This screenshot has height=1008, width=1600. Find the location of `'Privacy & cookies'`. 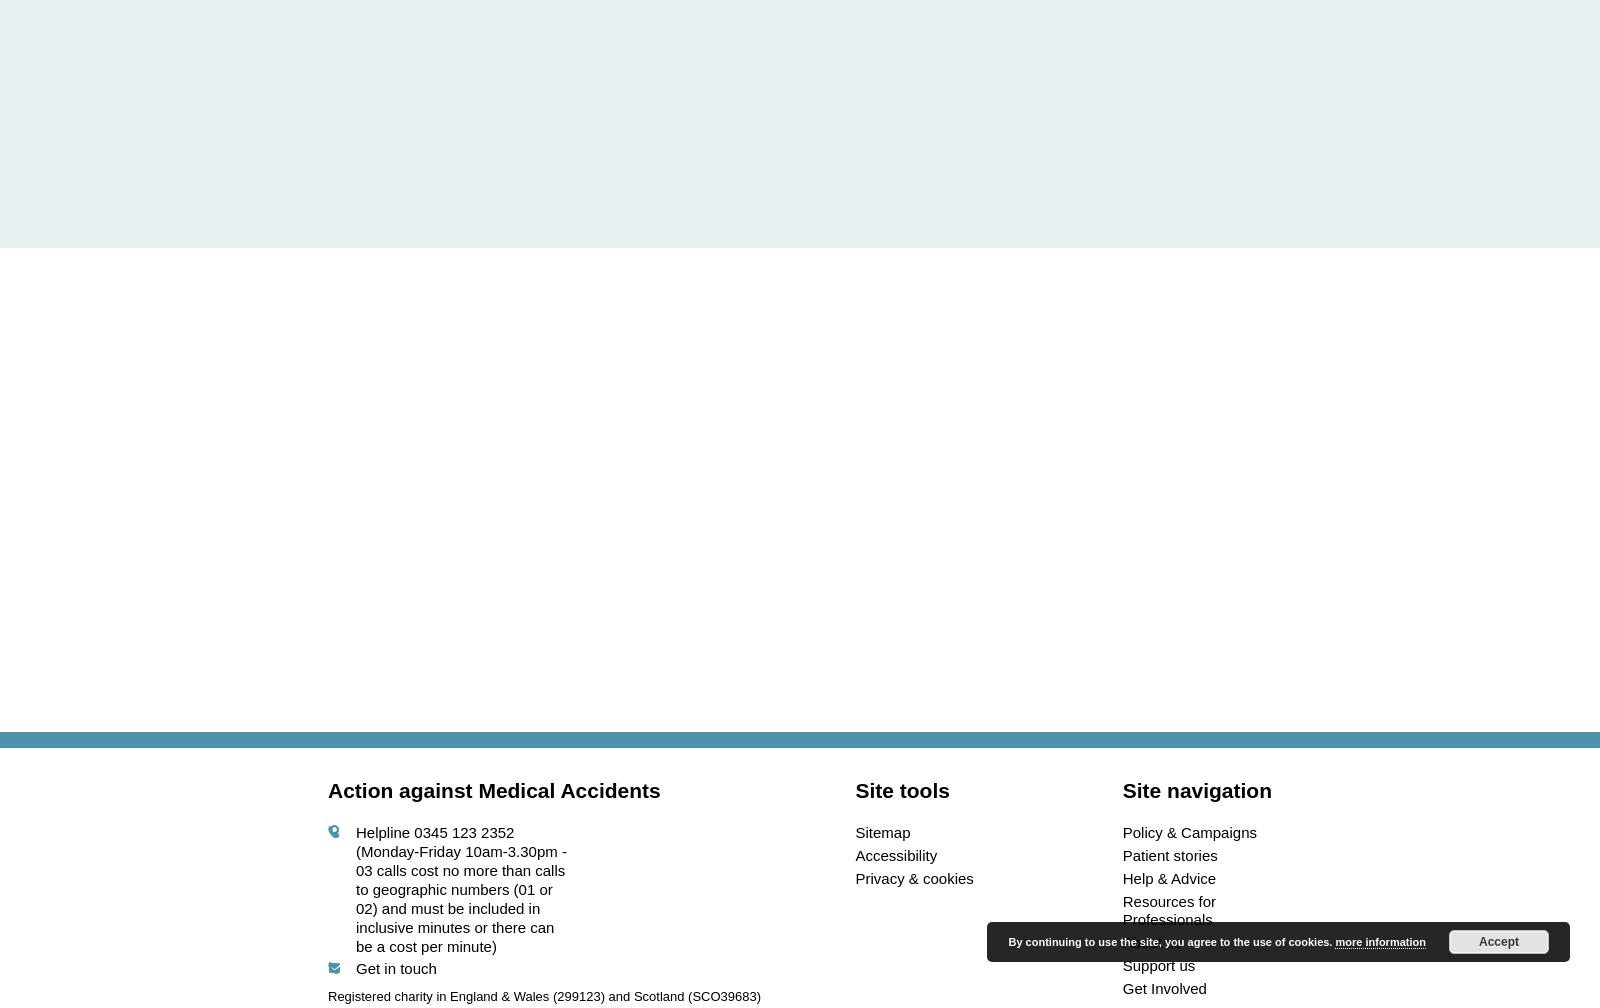

'Privacy & cookies' is located at coordinates (913, 877).